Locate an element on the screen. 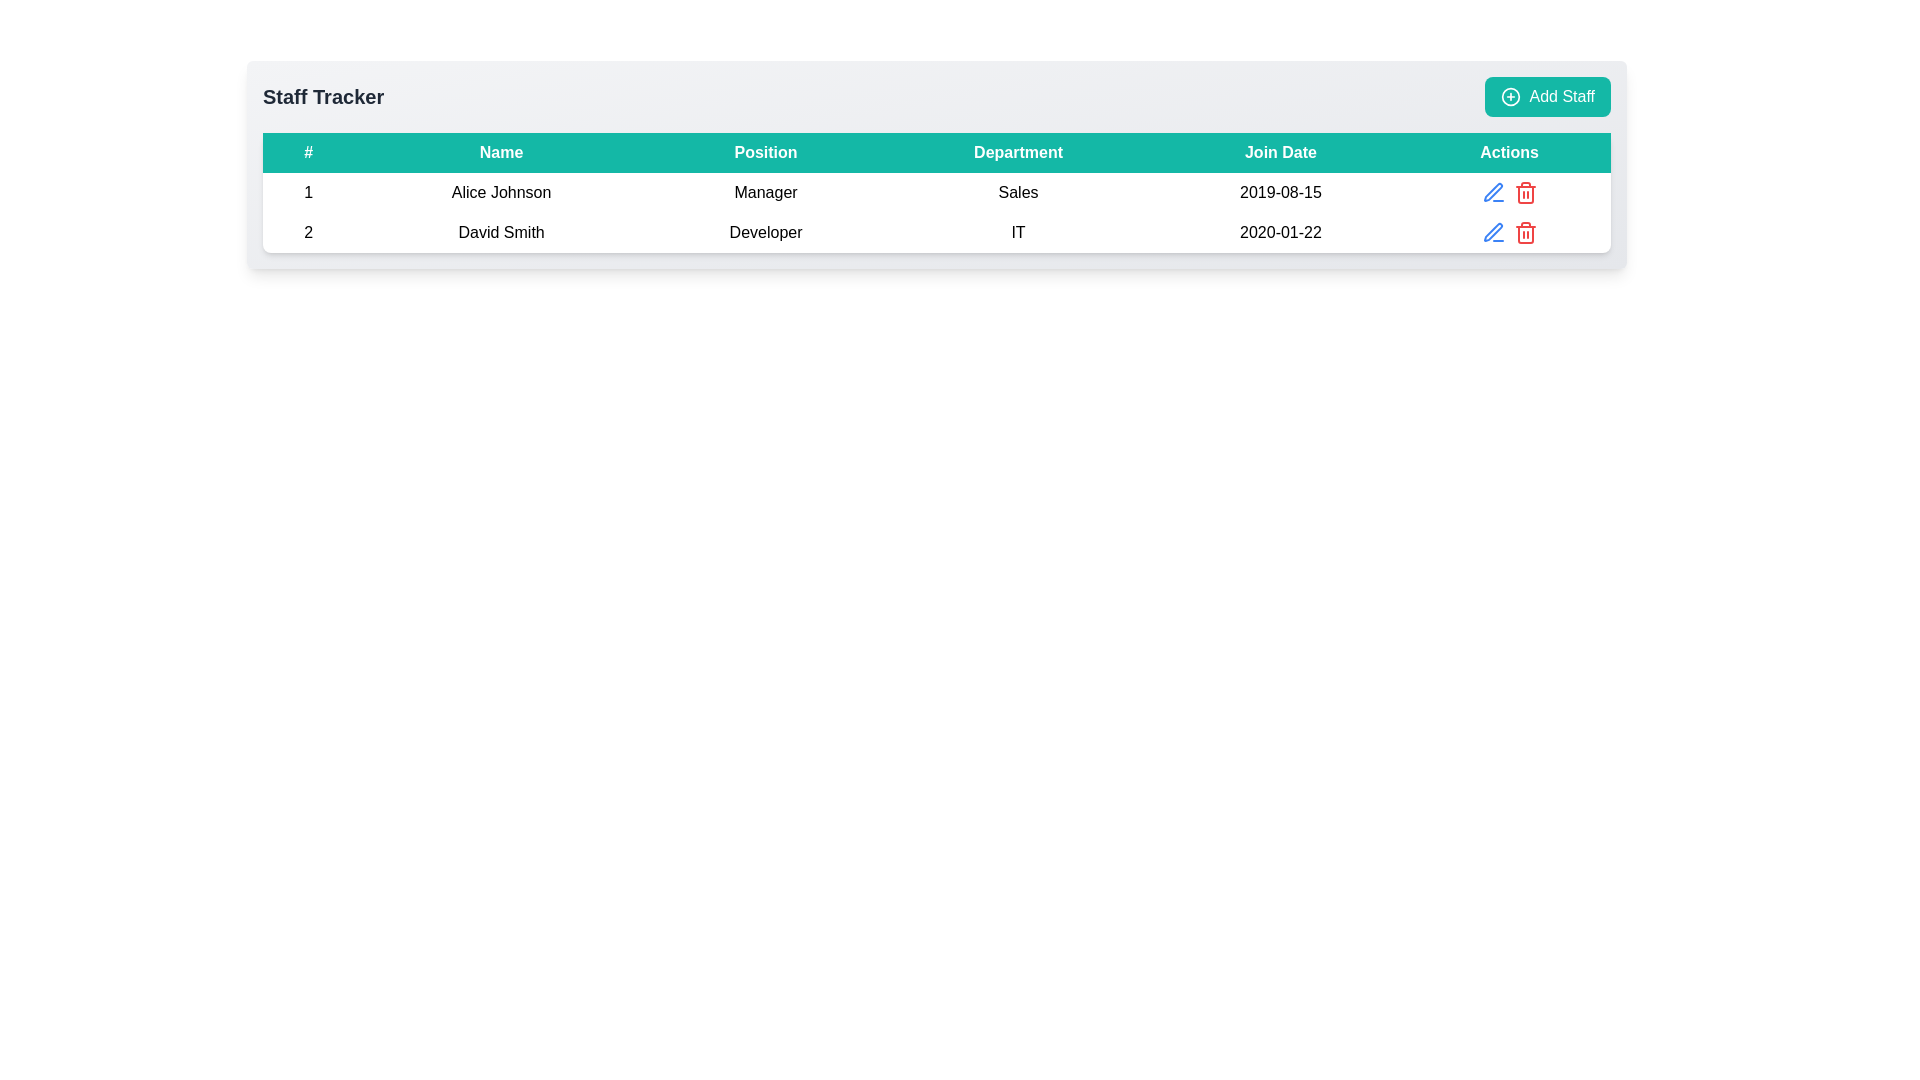 The image size is (1920, 1080). the first column of the second row in the table, which serves as an identifier or index, located adjacent to the 'David Smith' text cell is located at coordinates (307, 231).